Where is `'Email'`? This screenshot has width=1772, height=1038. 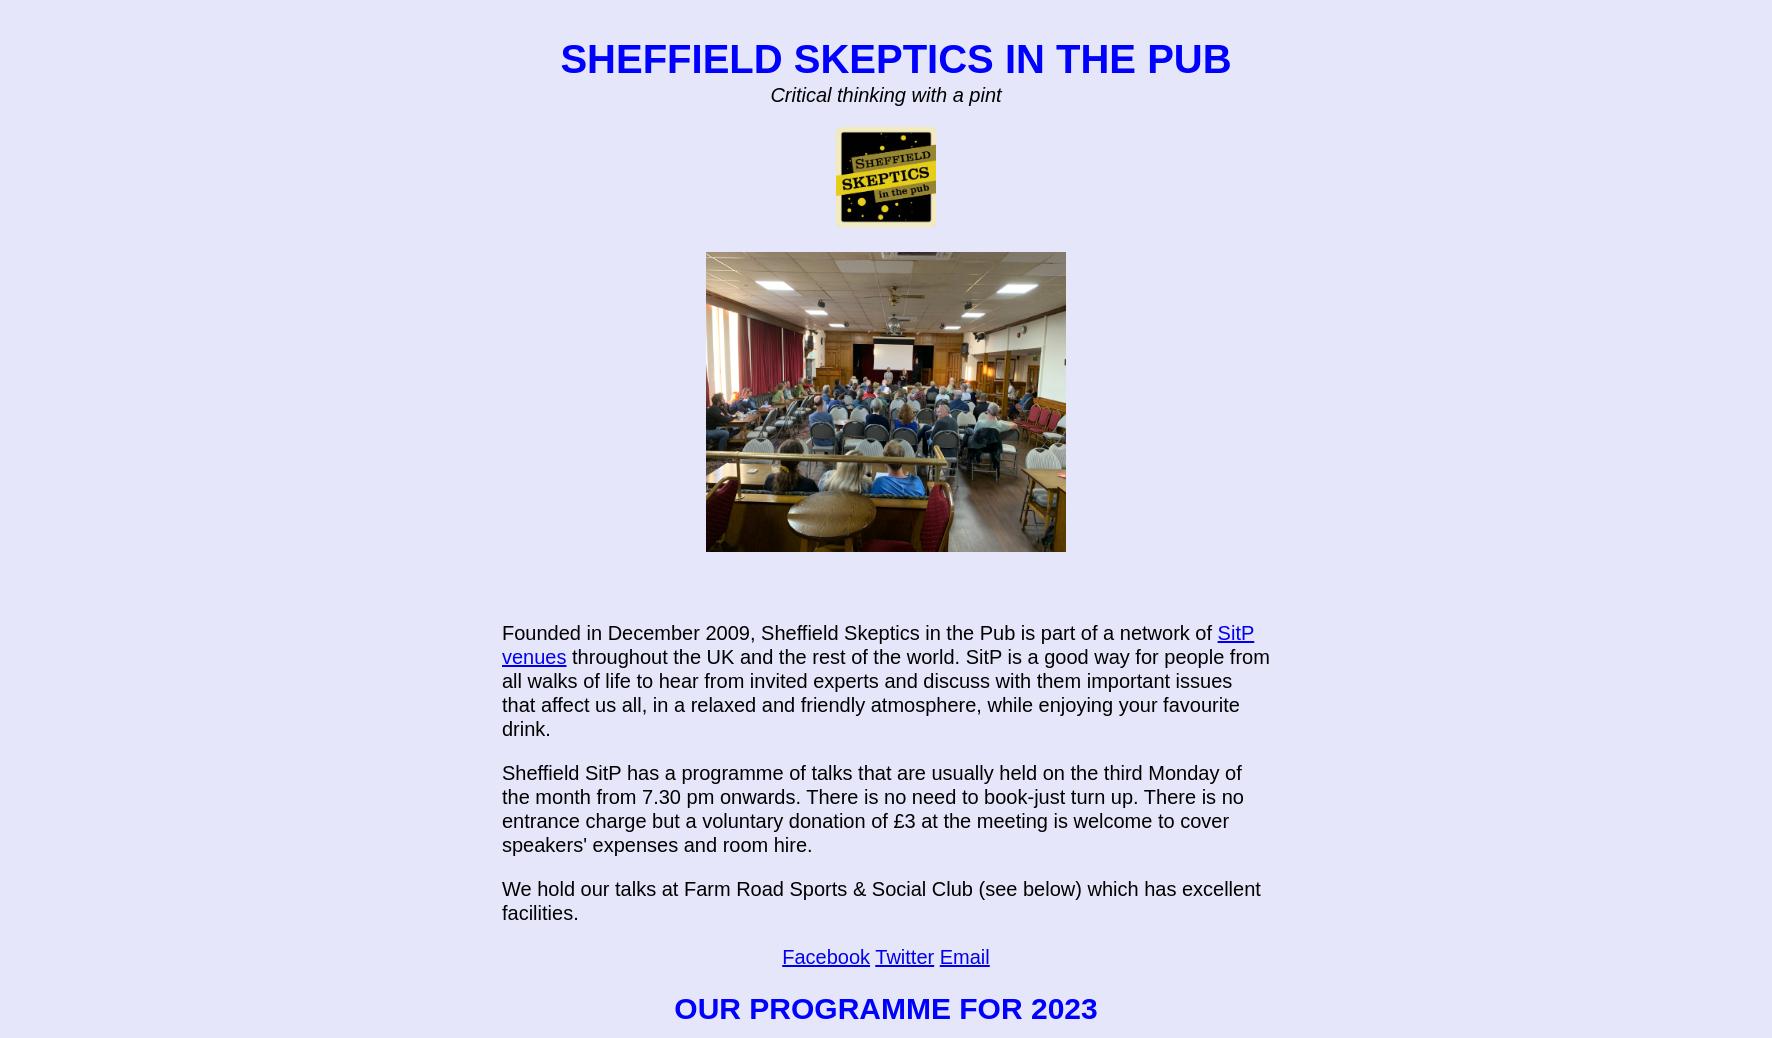 'Email' is located at coordinates (962, 955).